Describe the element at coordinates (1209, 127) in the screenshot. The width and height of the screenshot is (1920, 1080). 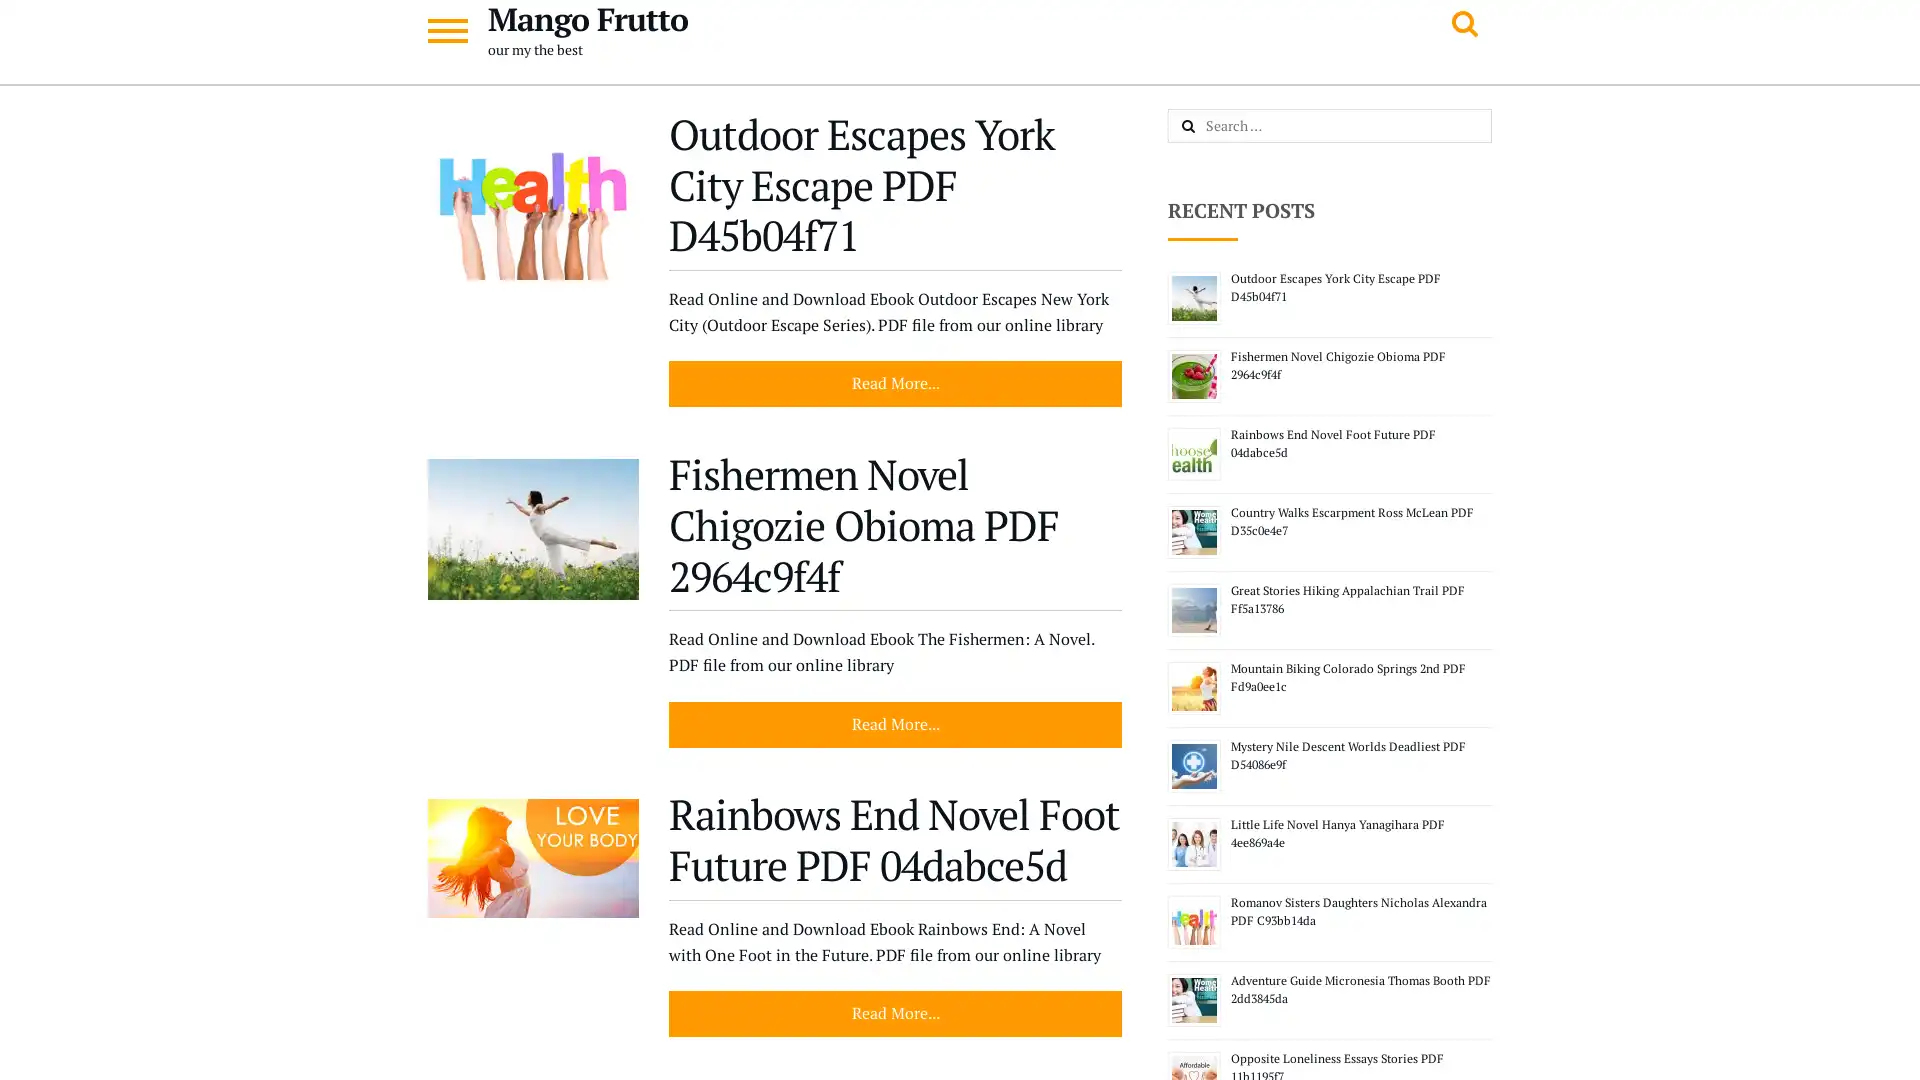
I see `Search` at that location.